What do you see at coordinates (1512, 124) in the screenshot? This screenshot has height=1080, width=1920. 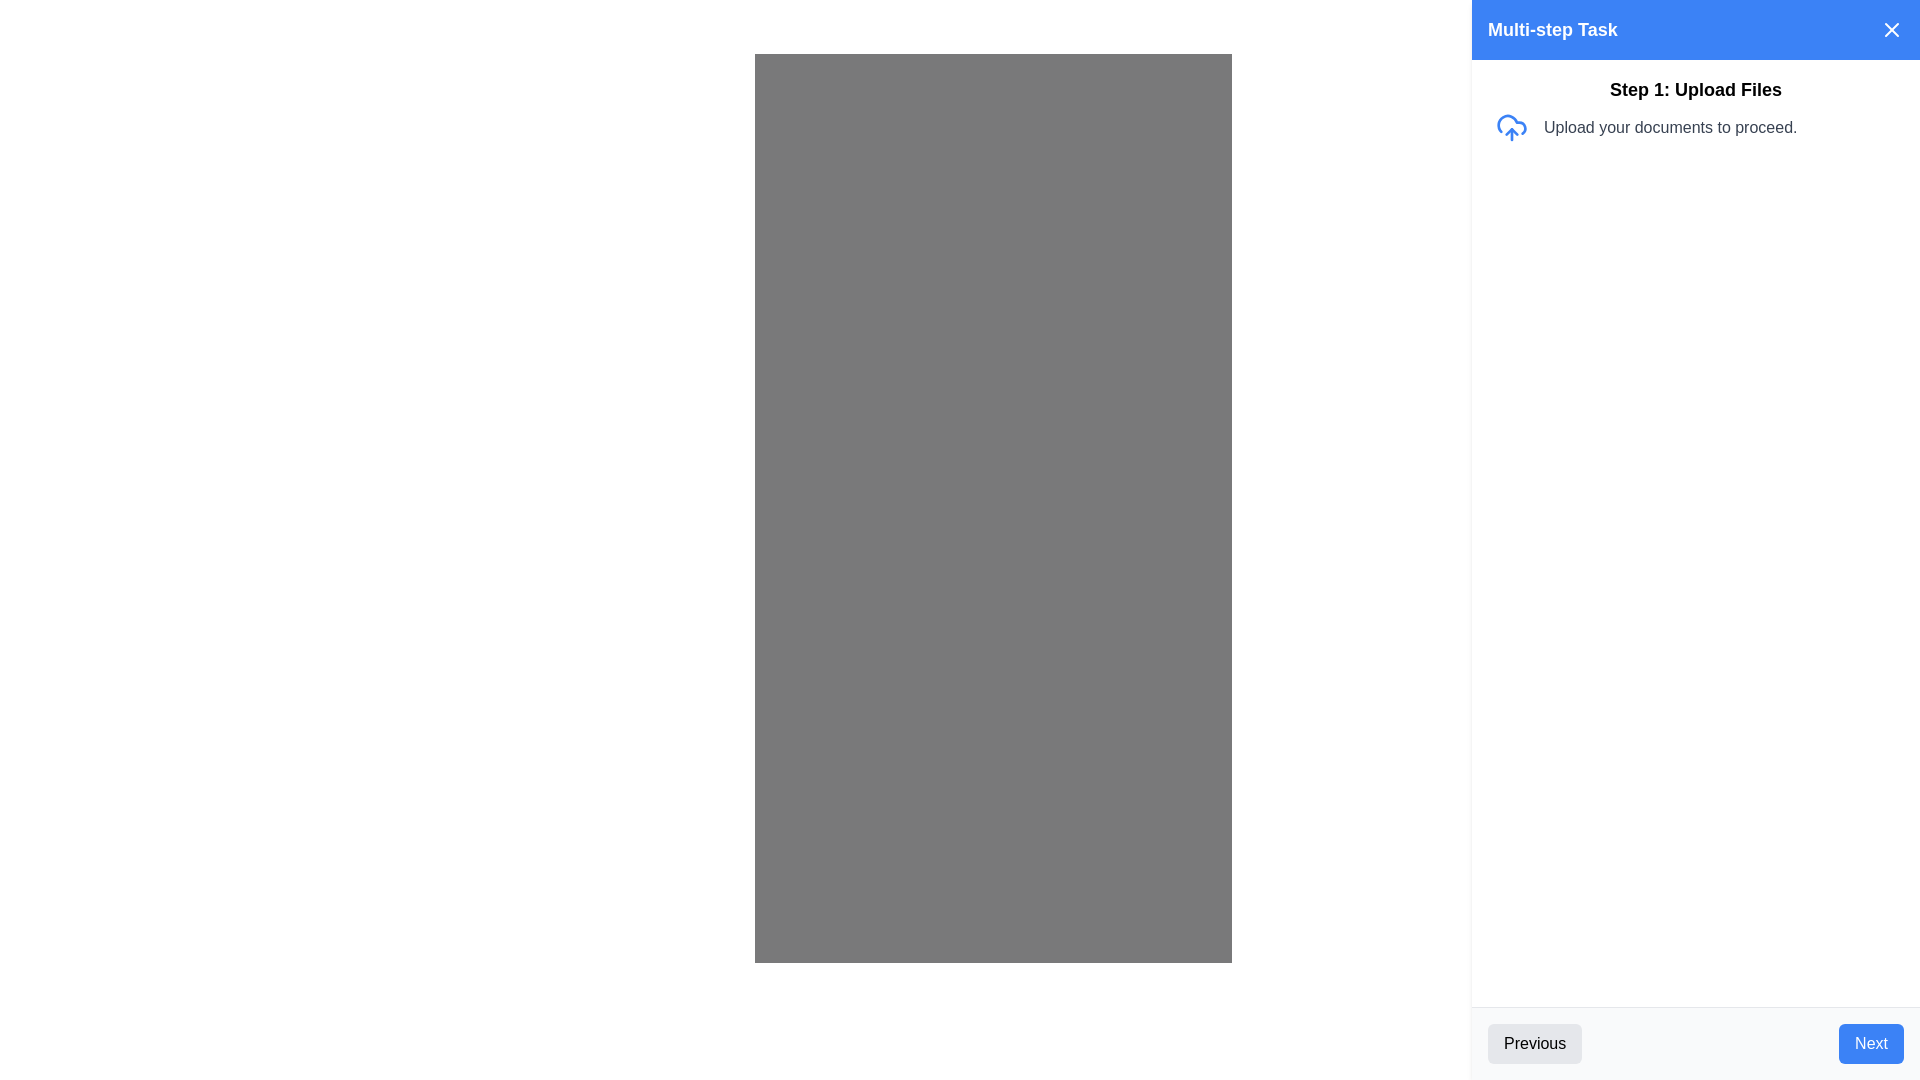 I see `the central portion of the cloud upload icon located to the left of the text 'Upload your documents to proceed.'` at bounding box center [1512, 124].